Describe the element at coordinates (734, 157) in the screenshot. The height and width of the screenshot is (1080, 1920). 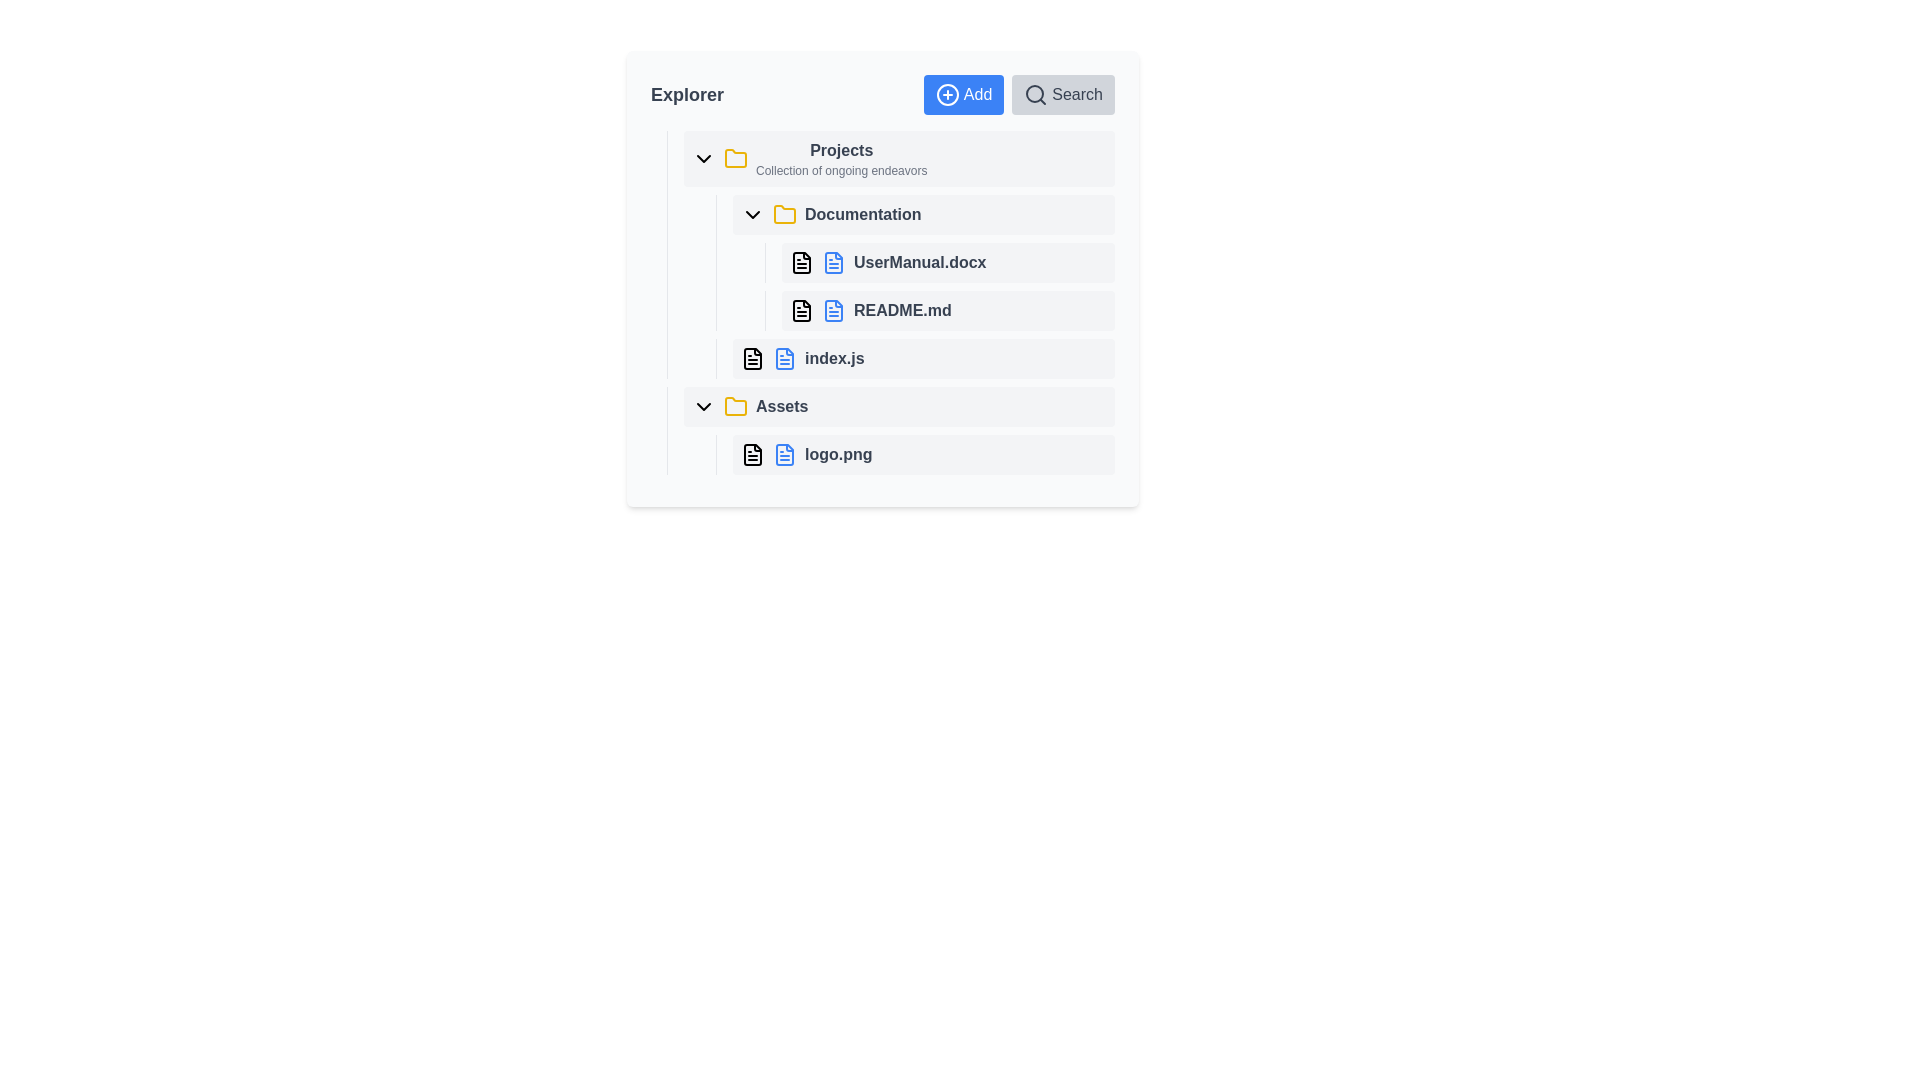
I see `the folder icon located to the left of the 'Projects' label in the 'Explorer' section of the file explorer interface` at that location.